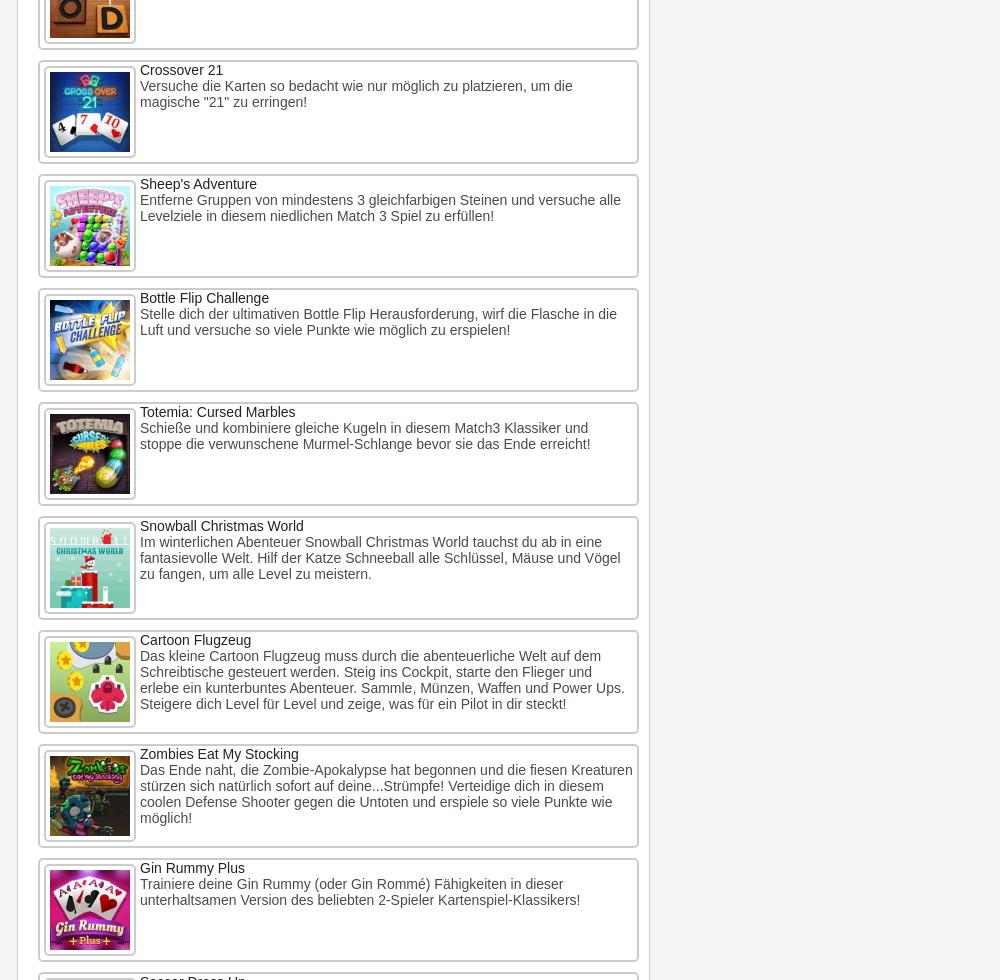  Describe the element at coordinates (355, 93) in the screenshot. I see `'Versuche die Karten so bedacht wie nur möglich zu platzieren, um die magische "21" zu erringen!'` at that location.